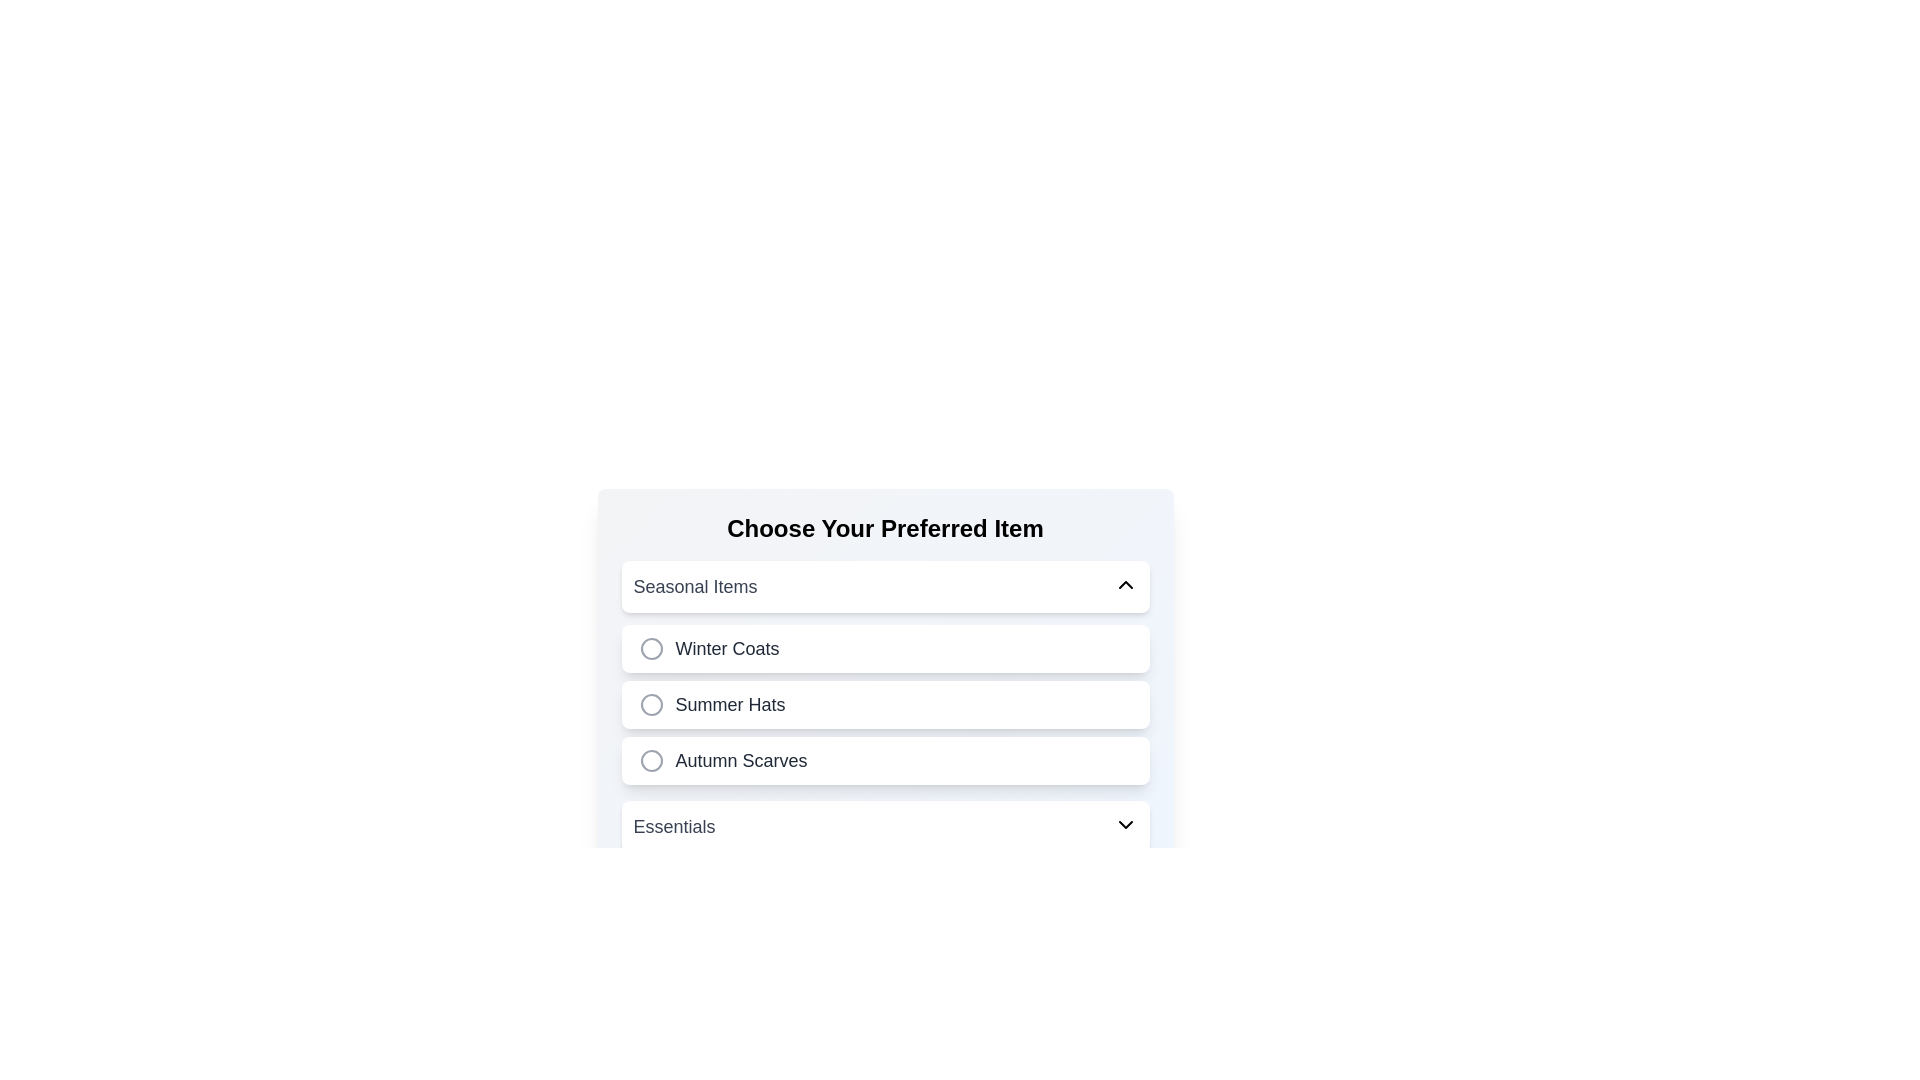 The height and width of the screenshot is (1080, 1920). What do you see at coordinates (651, 760) in the screenshot?
I see `the radio button representing the selection status of the 'Autumn Scarves' option` at bounding box center [651, 760].